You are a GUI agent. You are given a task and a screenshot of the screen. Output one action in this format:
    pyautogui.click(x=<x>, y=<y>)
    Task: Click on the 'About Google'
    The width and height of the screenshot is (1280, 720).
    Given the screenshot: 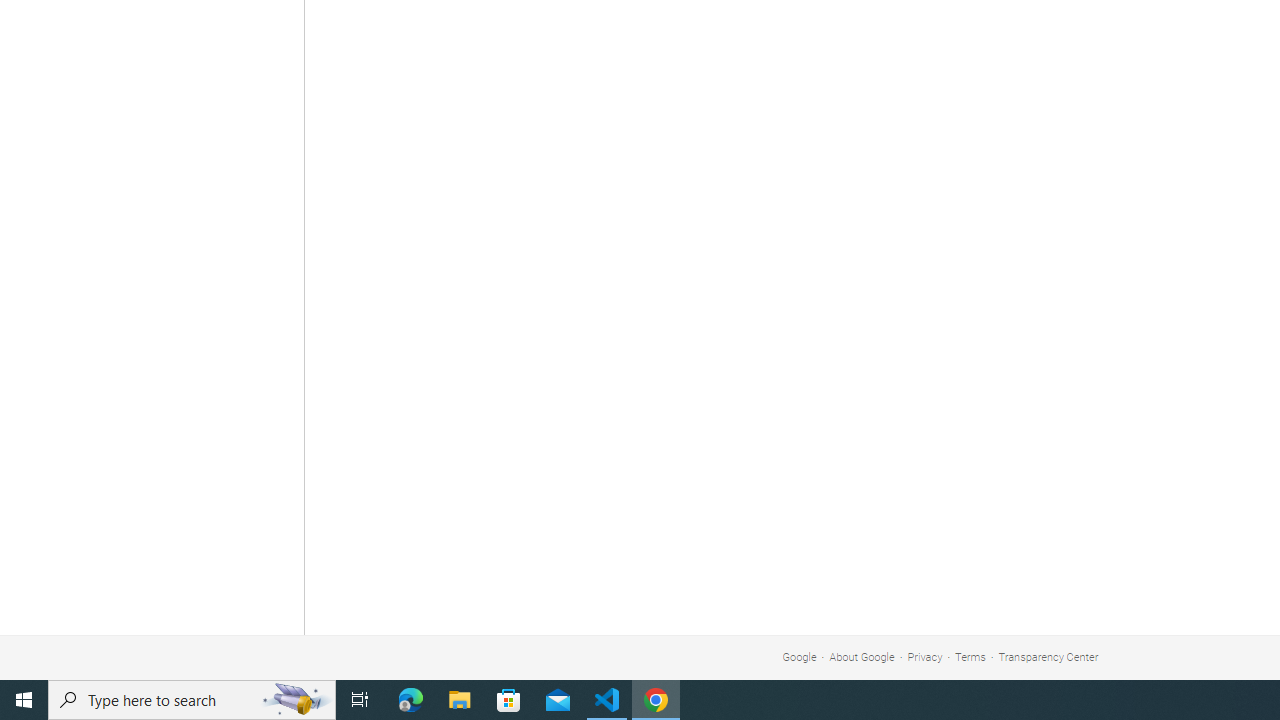 What is the action you would take?
    pyautogui.click(x=862, y=657)
    